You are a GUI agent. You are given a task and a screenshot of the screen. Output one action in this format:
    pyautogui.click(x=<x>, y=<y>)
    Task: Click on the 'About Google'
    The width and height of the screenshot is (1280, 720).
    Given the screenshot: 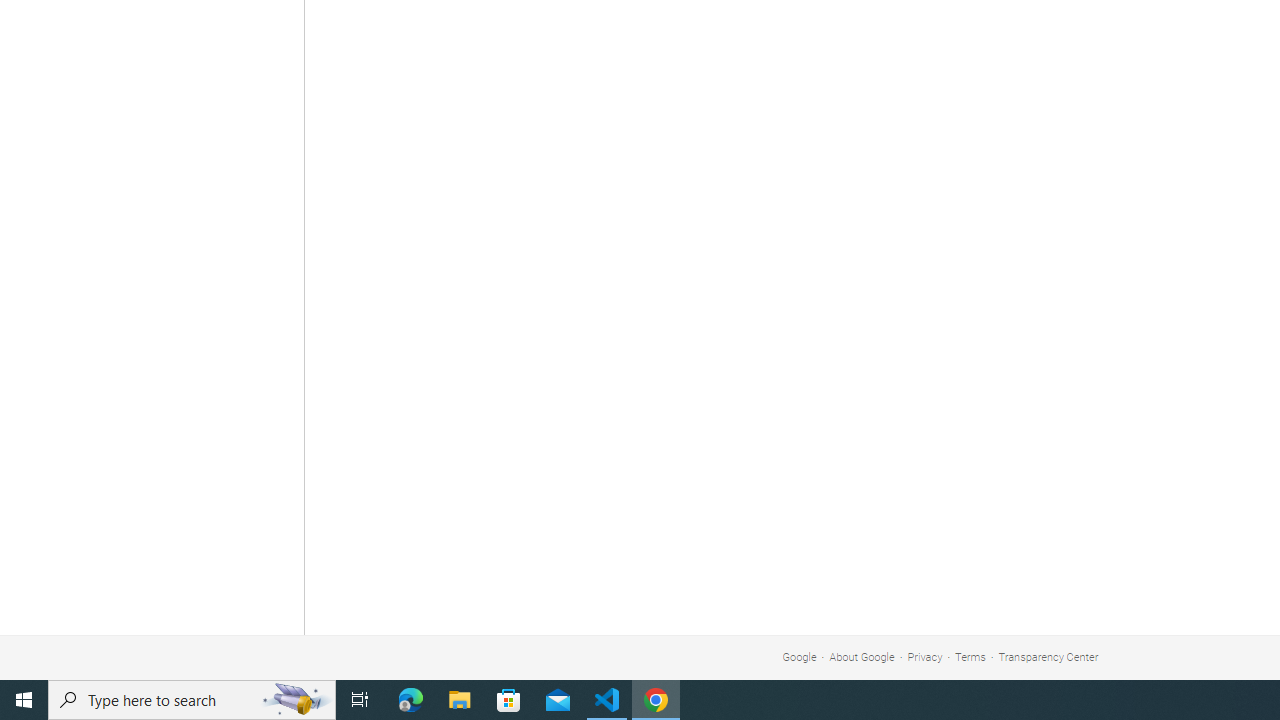 What is the action you would take?
    pyautogui.click(x=862, y=657)
    